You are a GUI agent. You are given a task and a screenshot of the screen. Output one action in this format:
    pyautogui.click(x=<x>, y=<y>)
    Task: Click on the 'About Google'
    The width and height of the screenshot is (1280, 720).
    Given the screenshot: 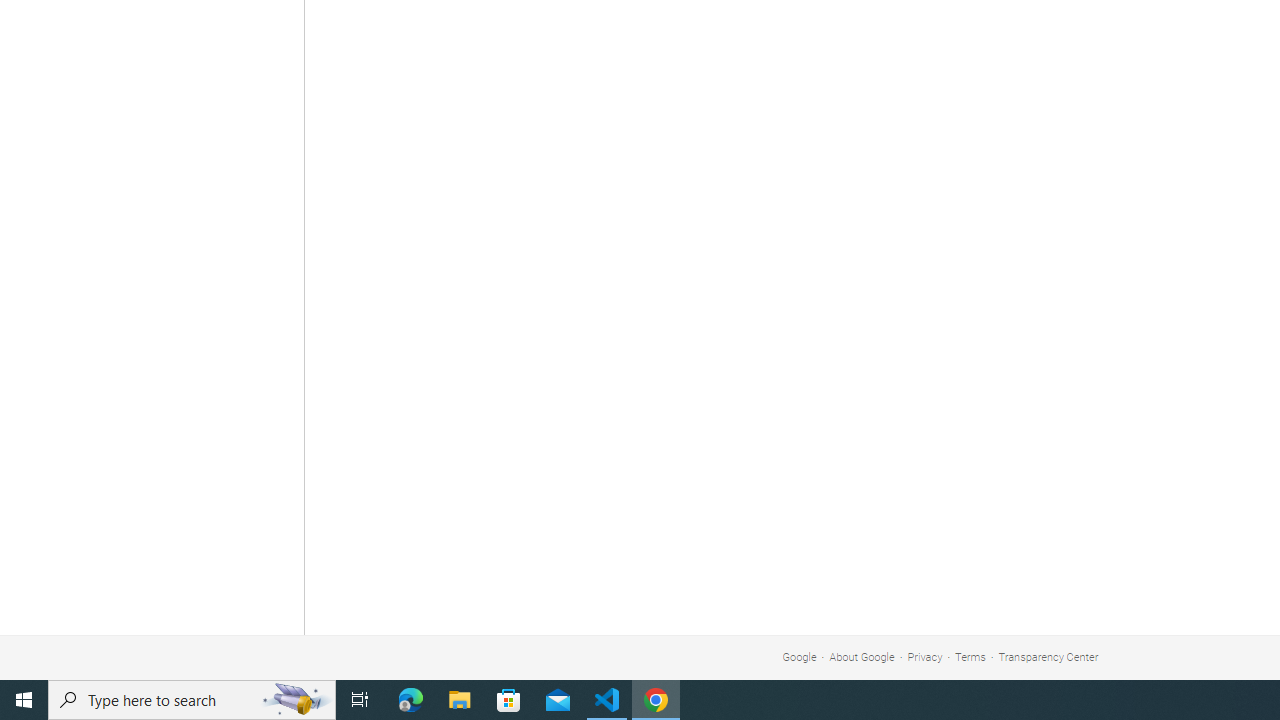 What is the action you would take?
    pyautogui.click(x=862, y=657)
    